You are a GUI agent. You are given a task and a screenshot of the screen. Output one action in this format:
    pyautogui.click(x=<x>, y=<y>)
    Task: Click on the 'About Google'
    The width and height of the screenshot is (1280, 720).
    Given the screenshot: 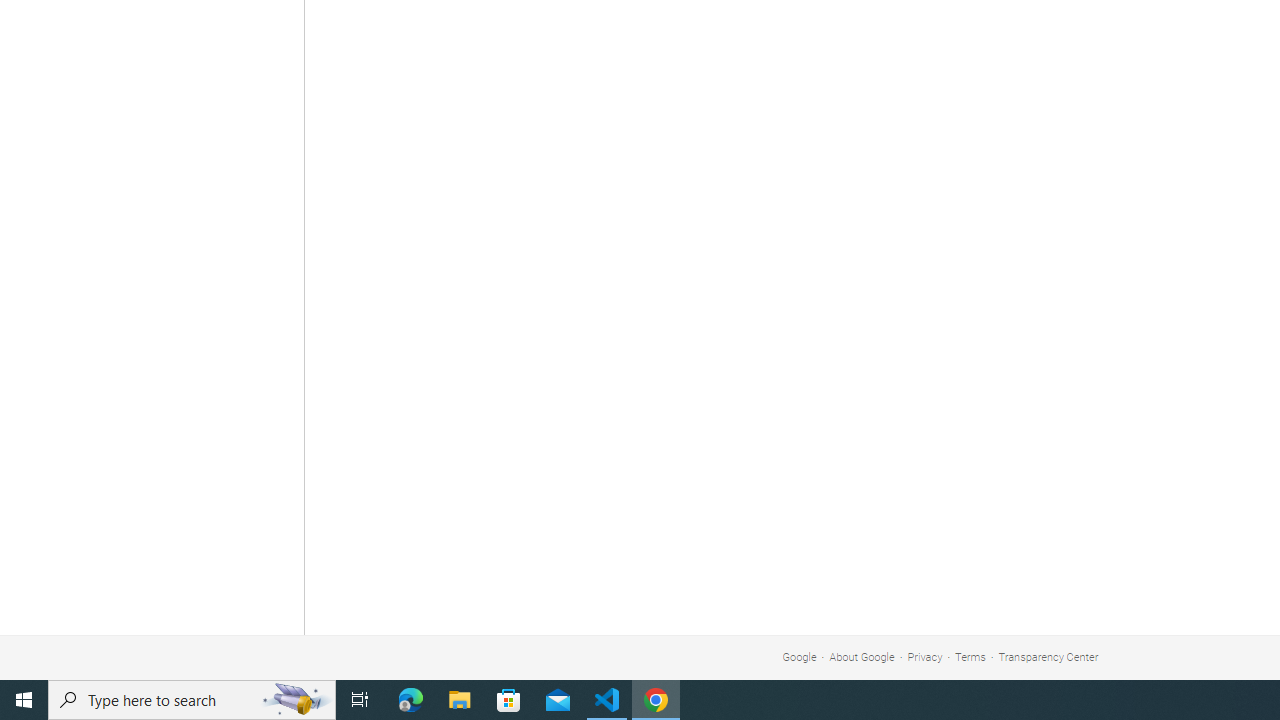 What is the action you would take?
    pyautogui.click(x=862, y=657)
    